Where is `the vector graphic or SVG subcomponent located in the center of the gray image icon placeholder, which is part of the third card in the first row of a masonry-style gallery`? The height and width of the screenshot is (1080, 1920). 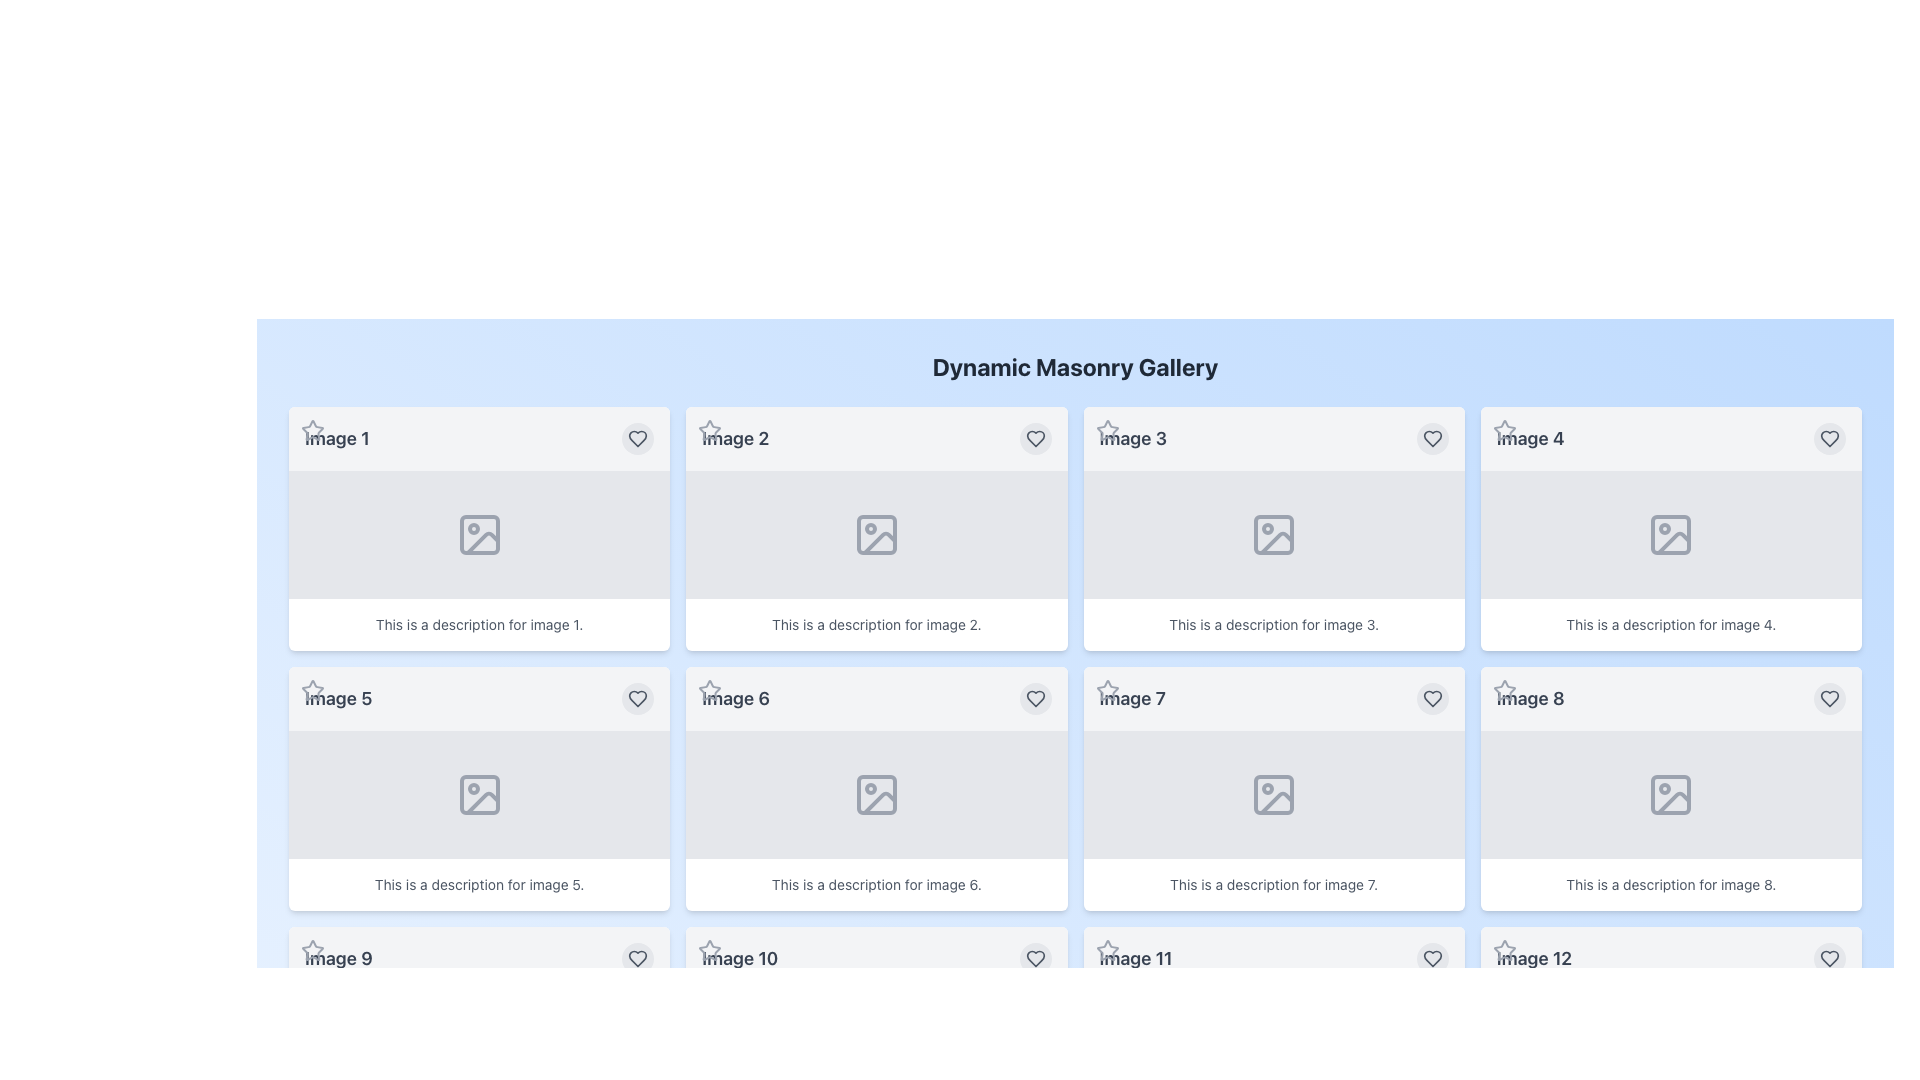
the vector graphic or SVG subcomponent located in the center of the gray image icon placeholder, which is part of the third card in the first row of a masonry-style gallery is located at coordinates (1273, 534).